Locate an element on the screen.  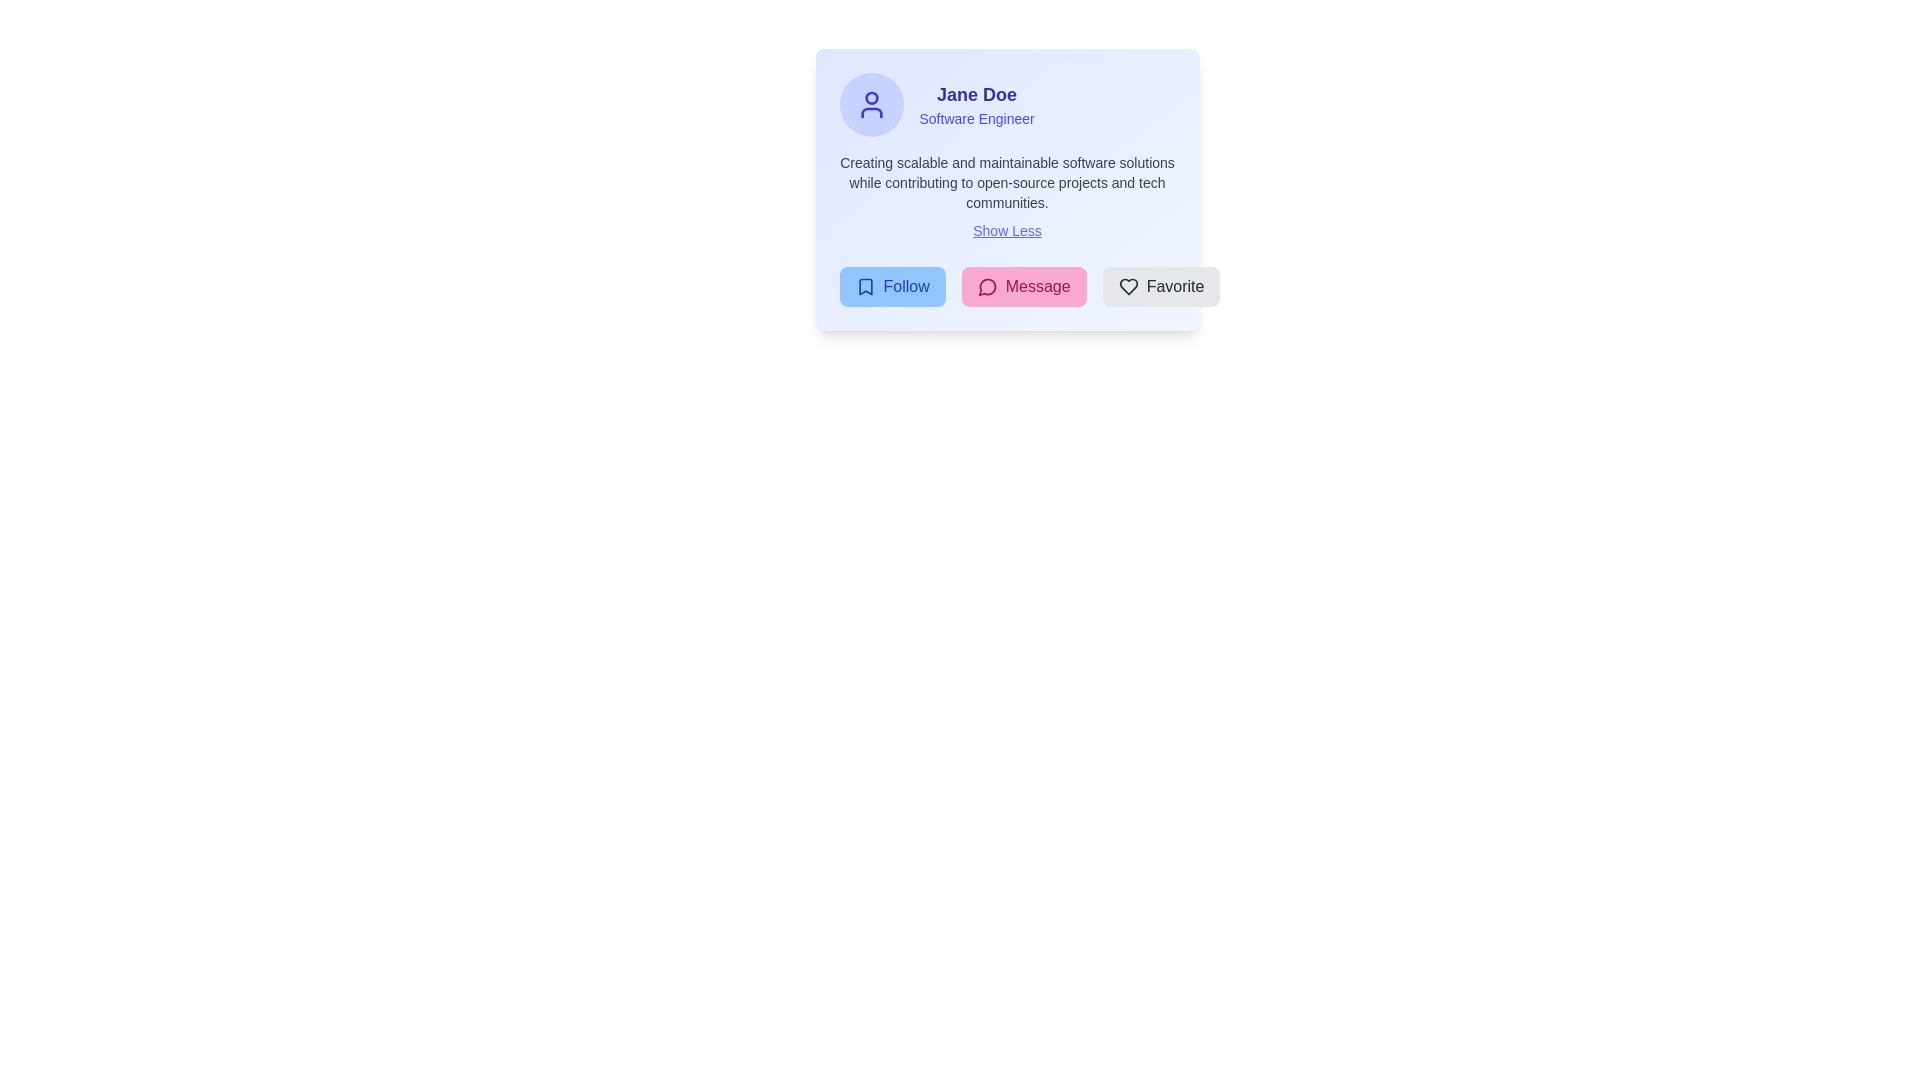
the bookmark icon within the 'Follow' button is located at coordinates (865, 286).